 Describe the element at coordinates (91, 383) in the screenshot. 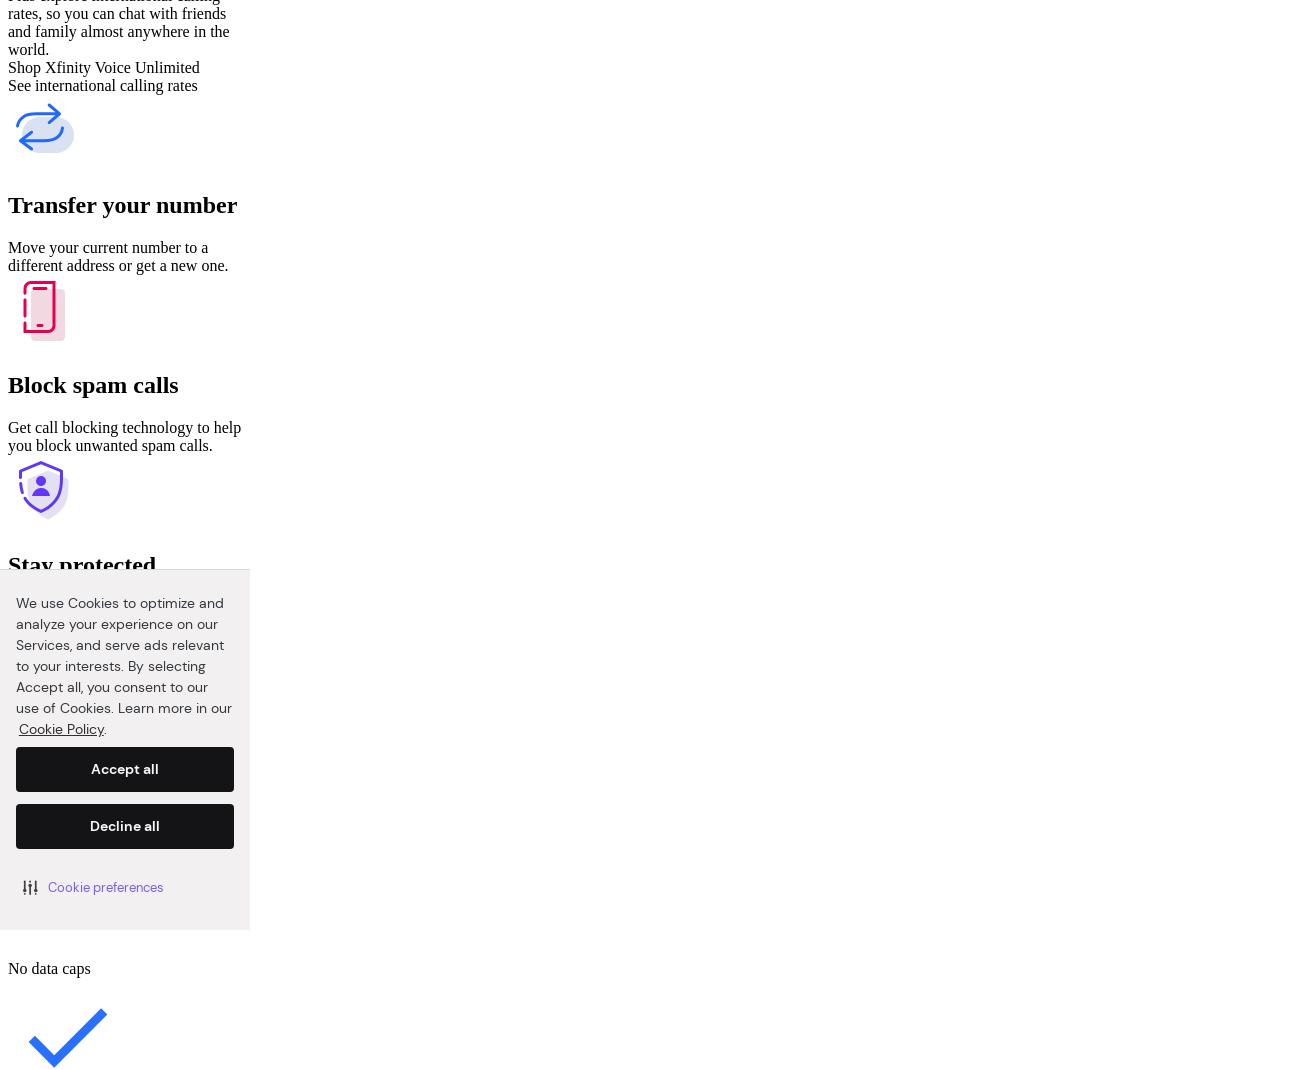

I see `'Block spam calls'` at that location.